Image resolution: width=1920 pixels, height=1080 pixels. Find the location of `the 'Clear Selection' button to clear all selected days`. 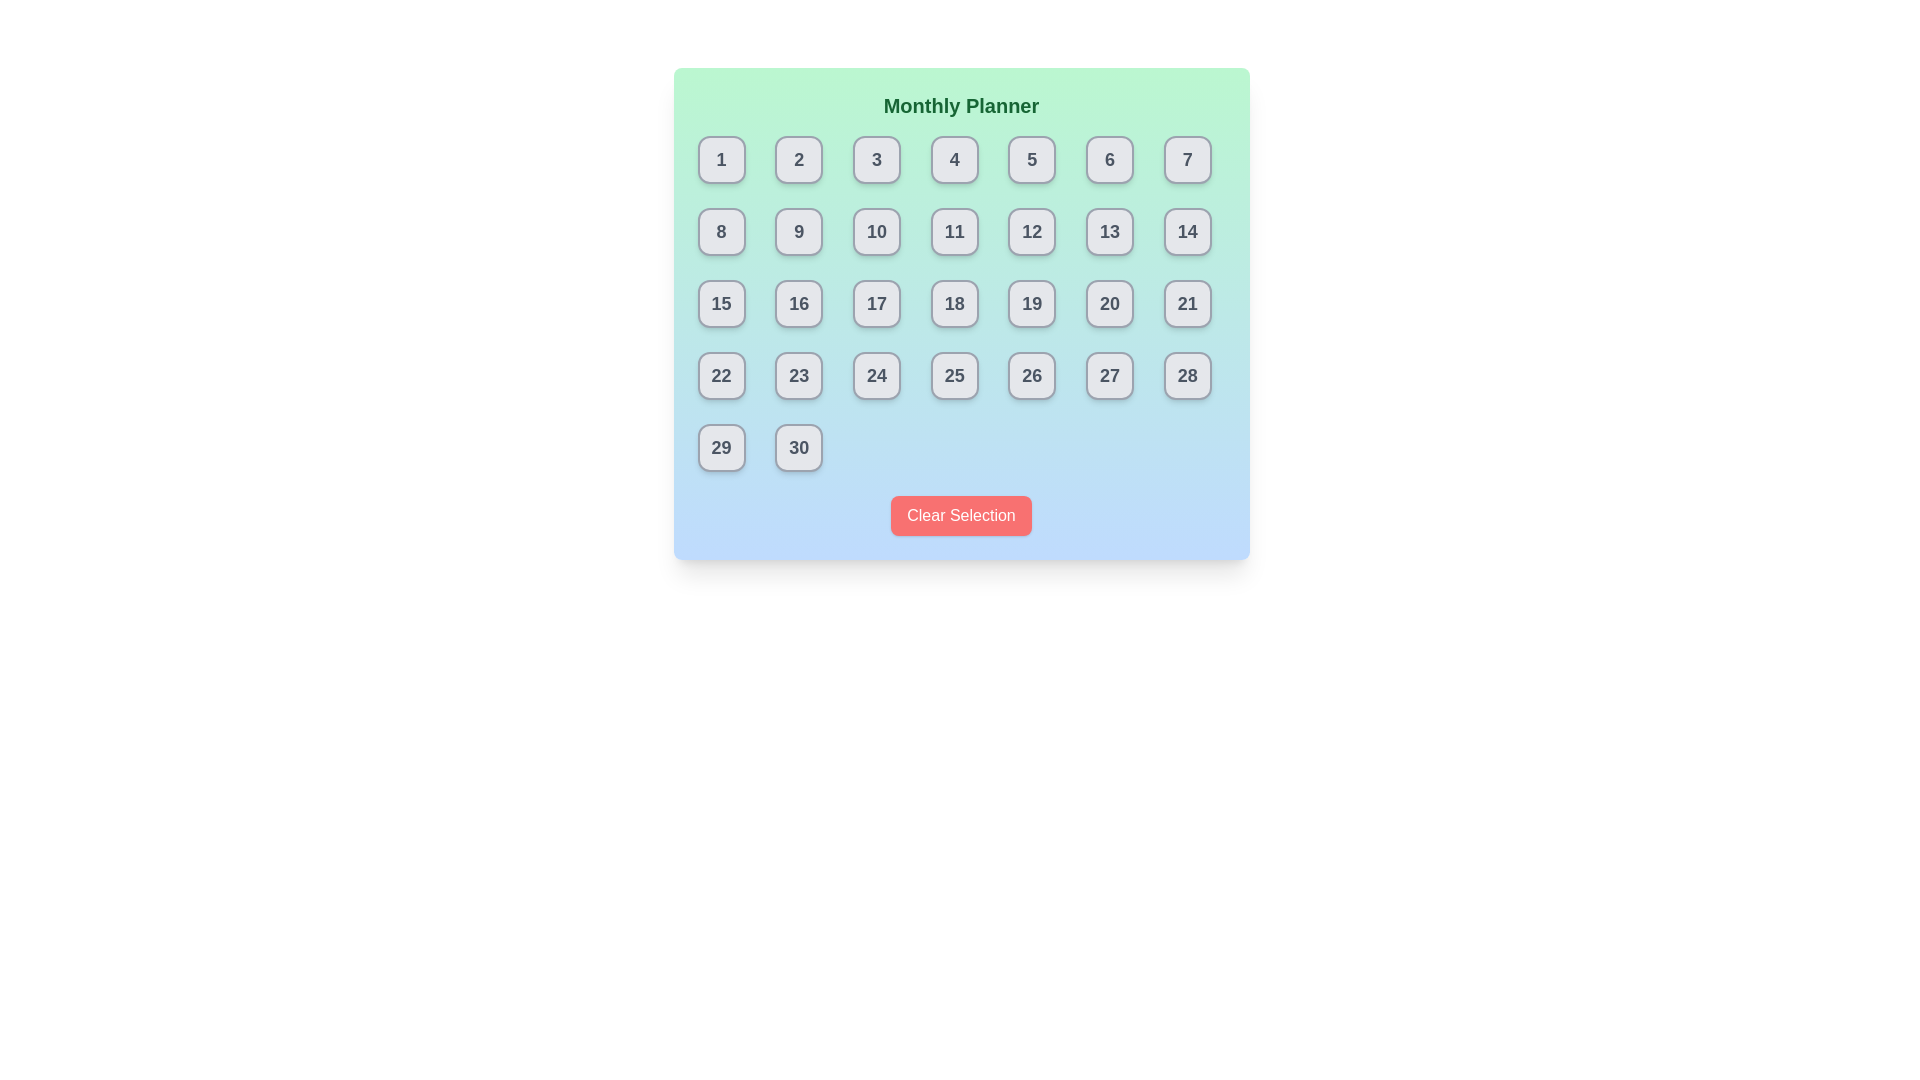

the 'Clear Selection' button to clear all selected days is located at coordinates (961, 515).